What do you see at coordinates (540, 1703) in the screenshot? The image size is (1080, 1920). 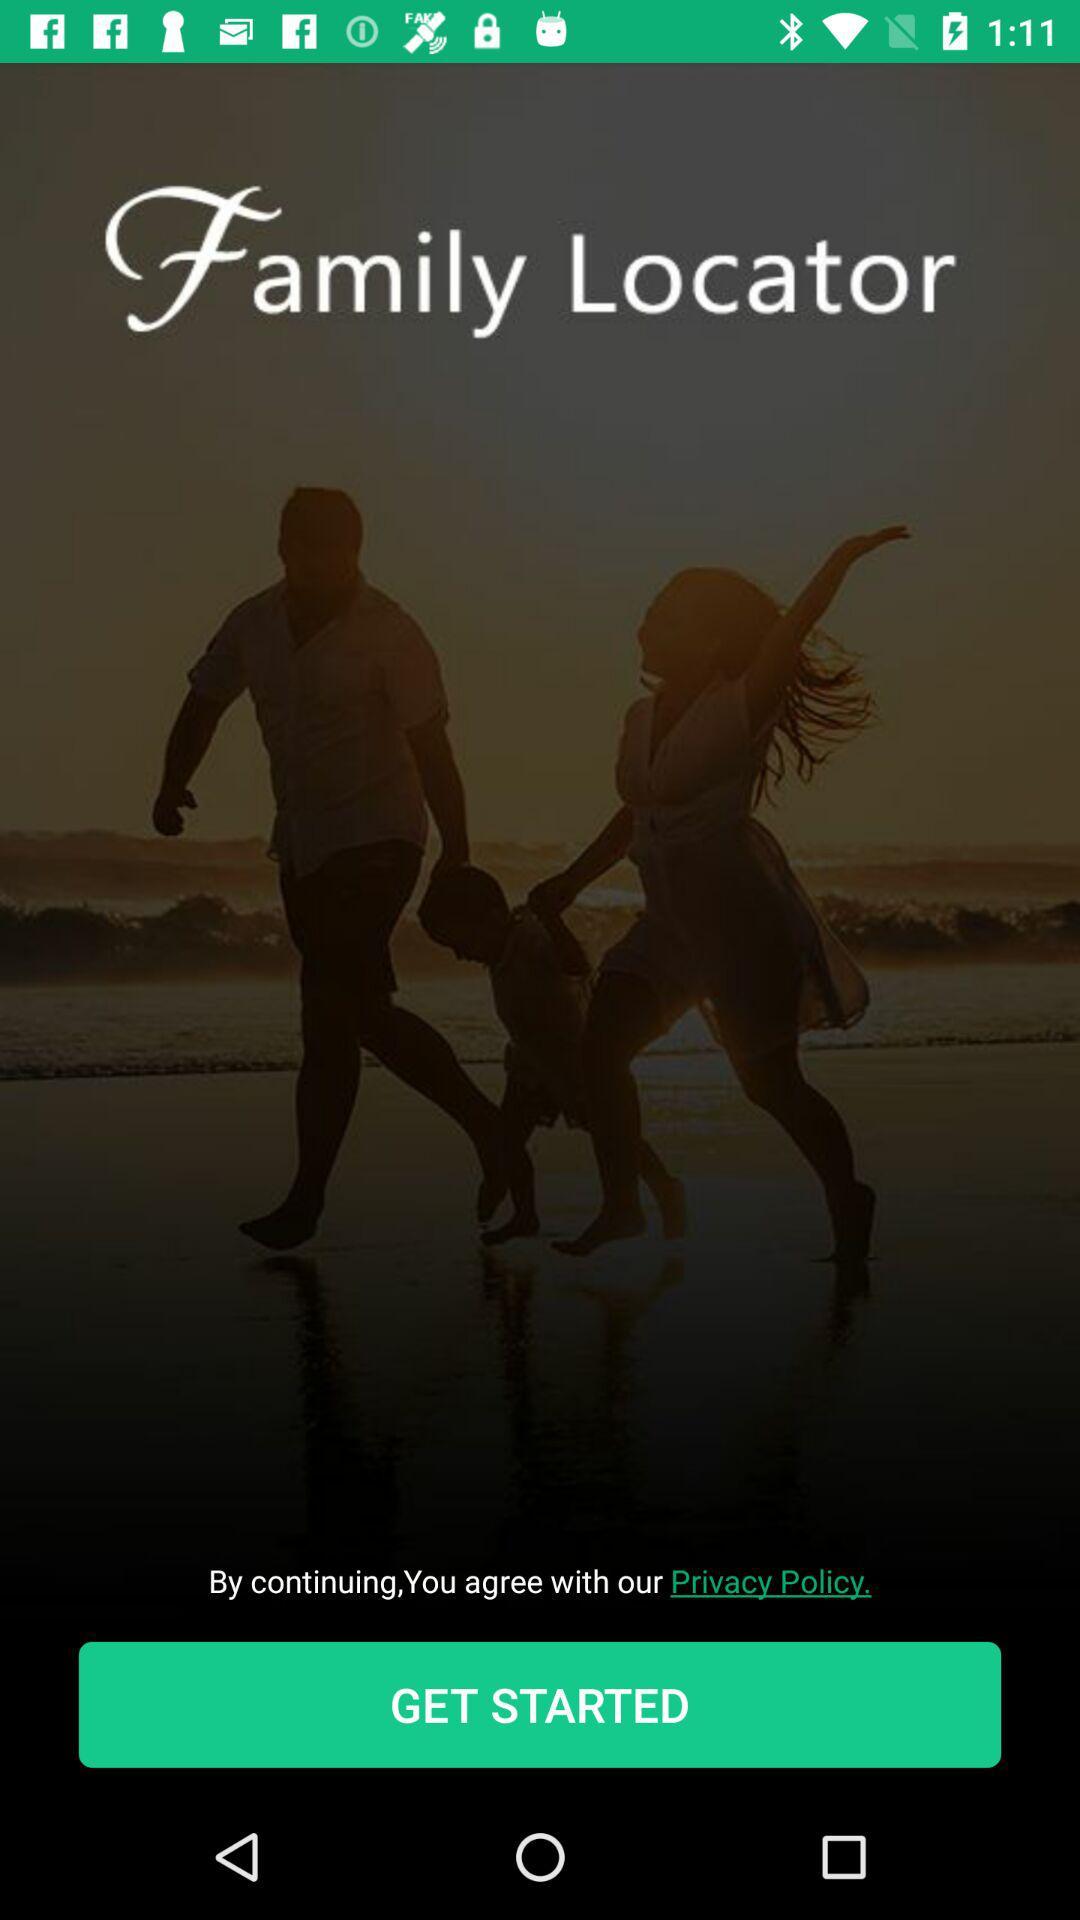 I see `icon below the by continuing you` at bounding box center [540, 1703].